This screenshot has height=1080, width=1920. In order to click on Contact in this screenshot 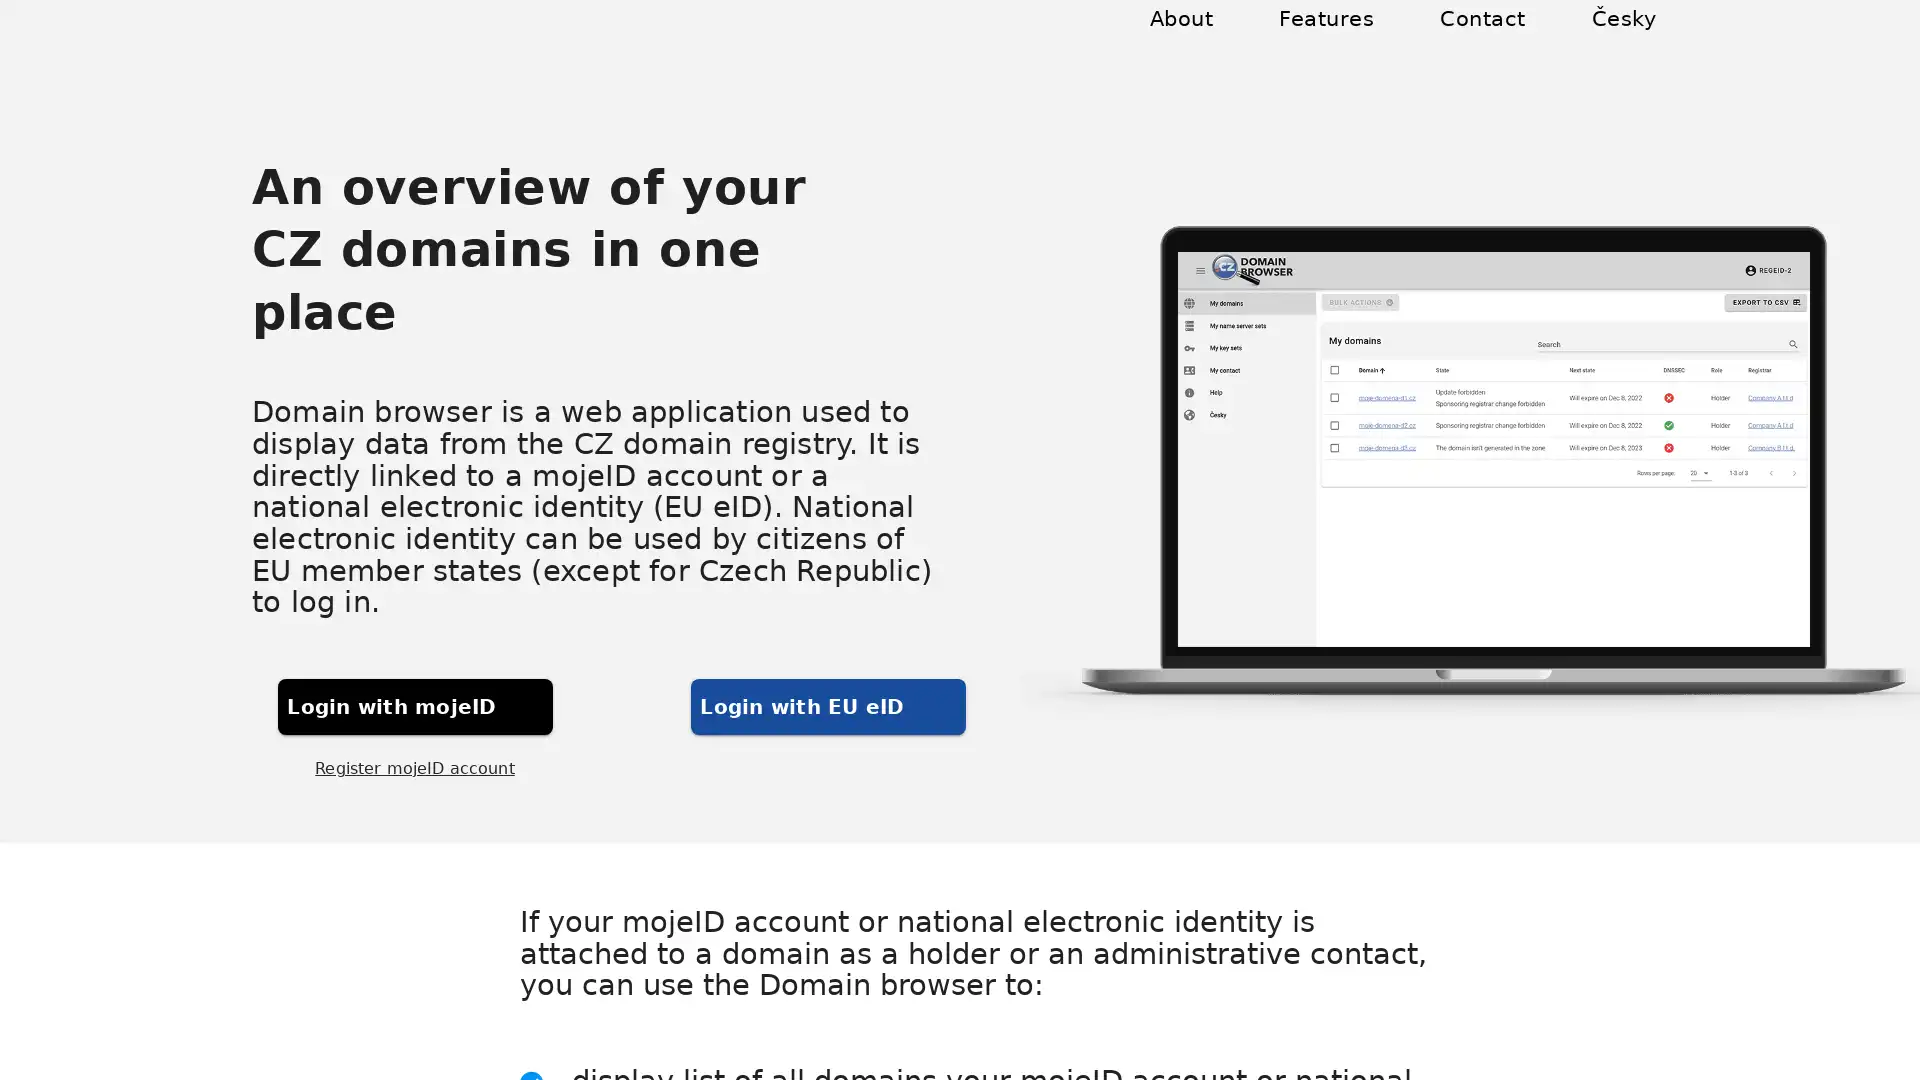, I will do `click(1490, 42)`.